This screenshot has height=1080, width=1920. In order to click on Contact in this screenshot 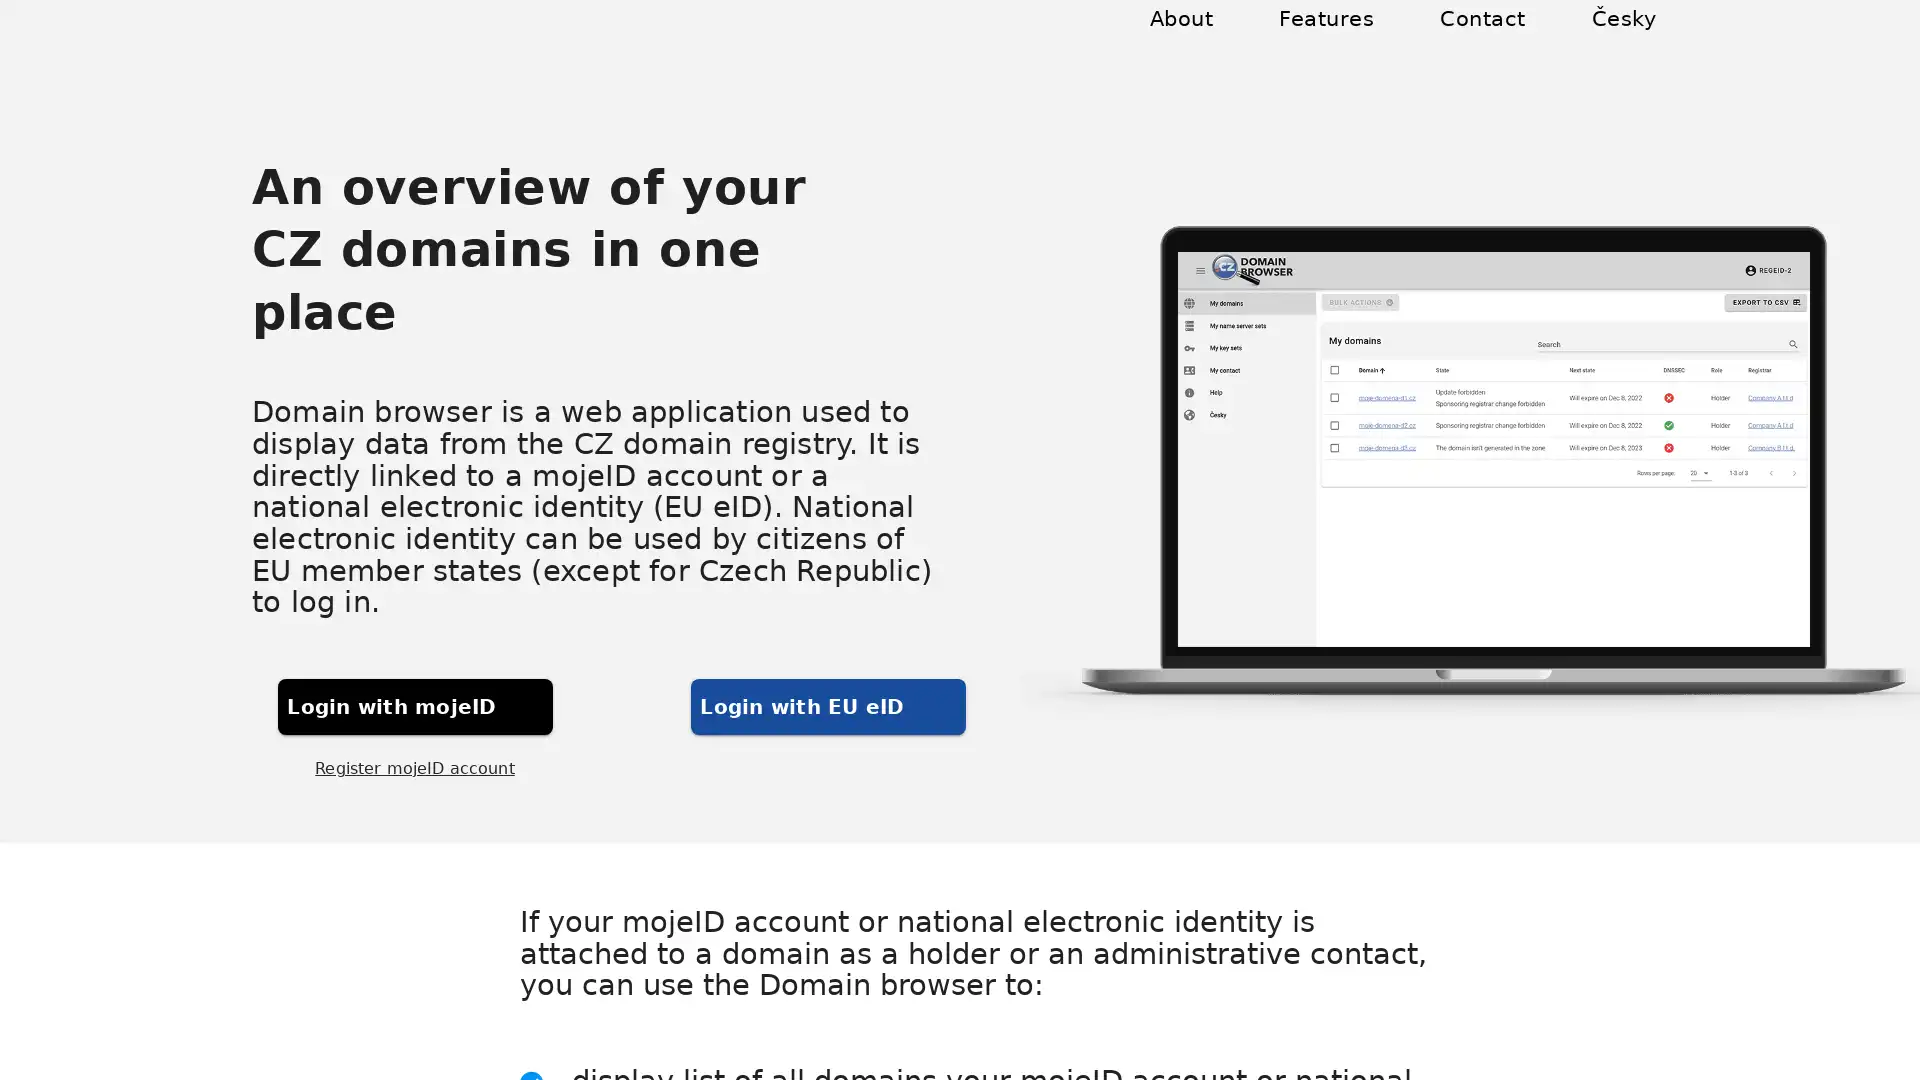, I will do `click(1490, 42)`.